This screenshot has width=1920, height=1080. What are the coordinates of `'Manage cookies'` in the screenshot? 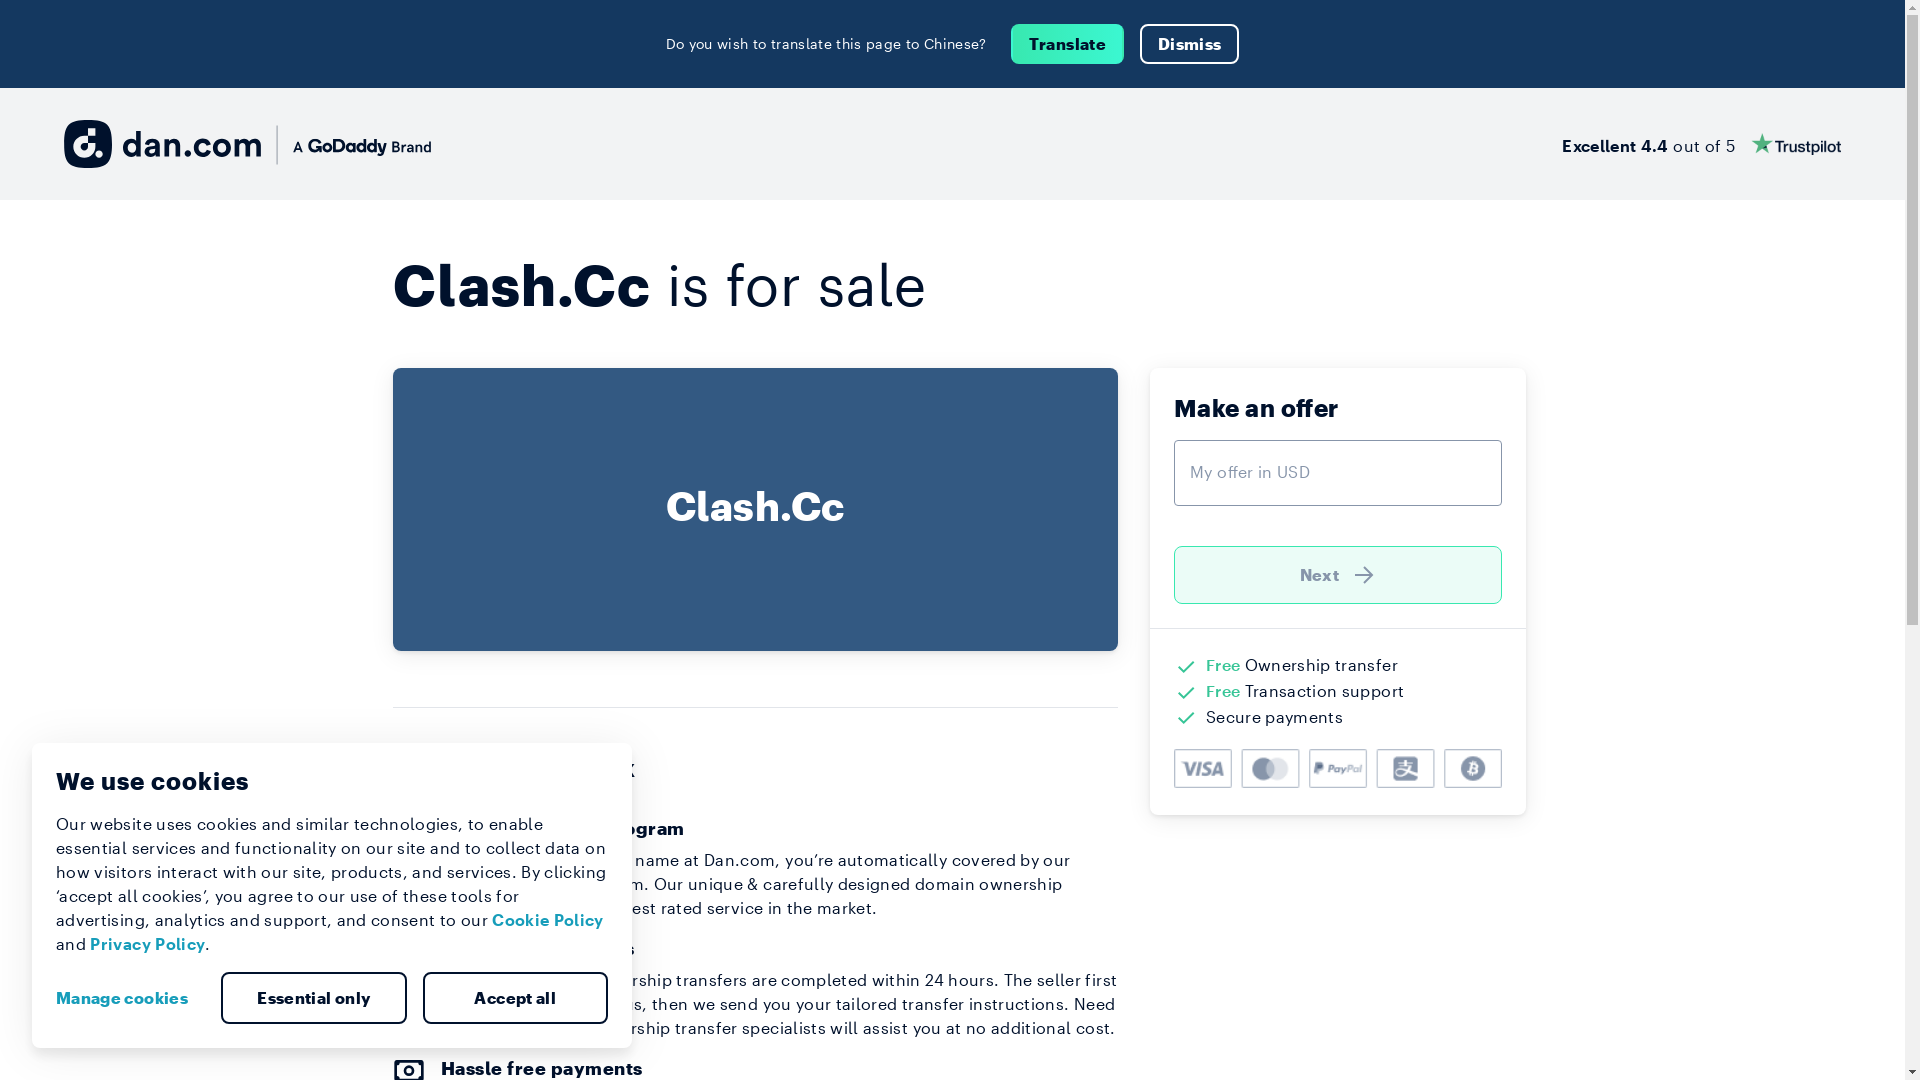 It's located at (128, 998).